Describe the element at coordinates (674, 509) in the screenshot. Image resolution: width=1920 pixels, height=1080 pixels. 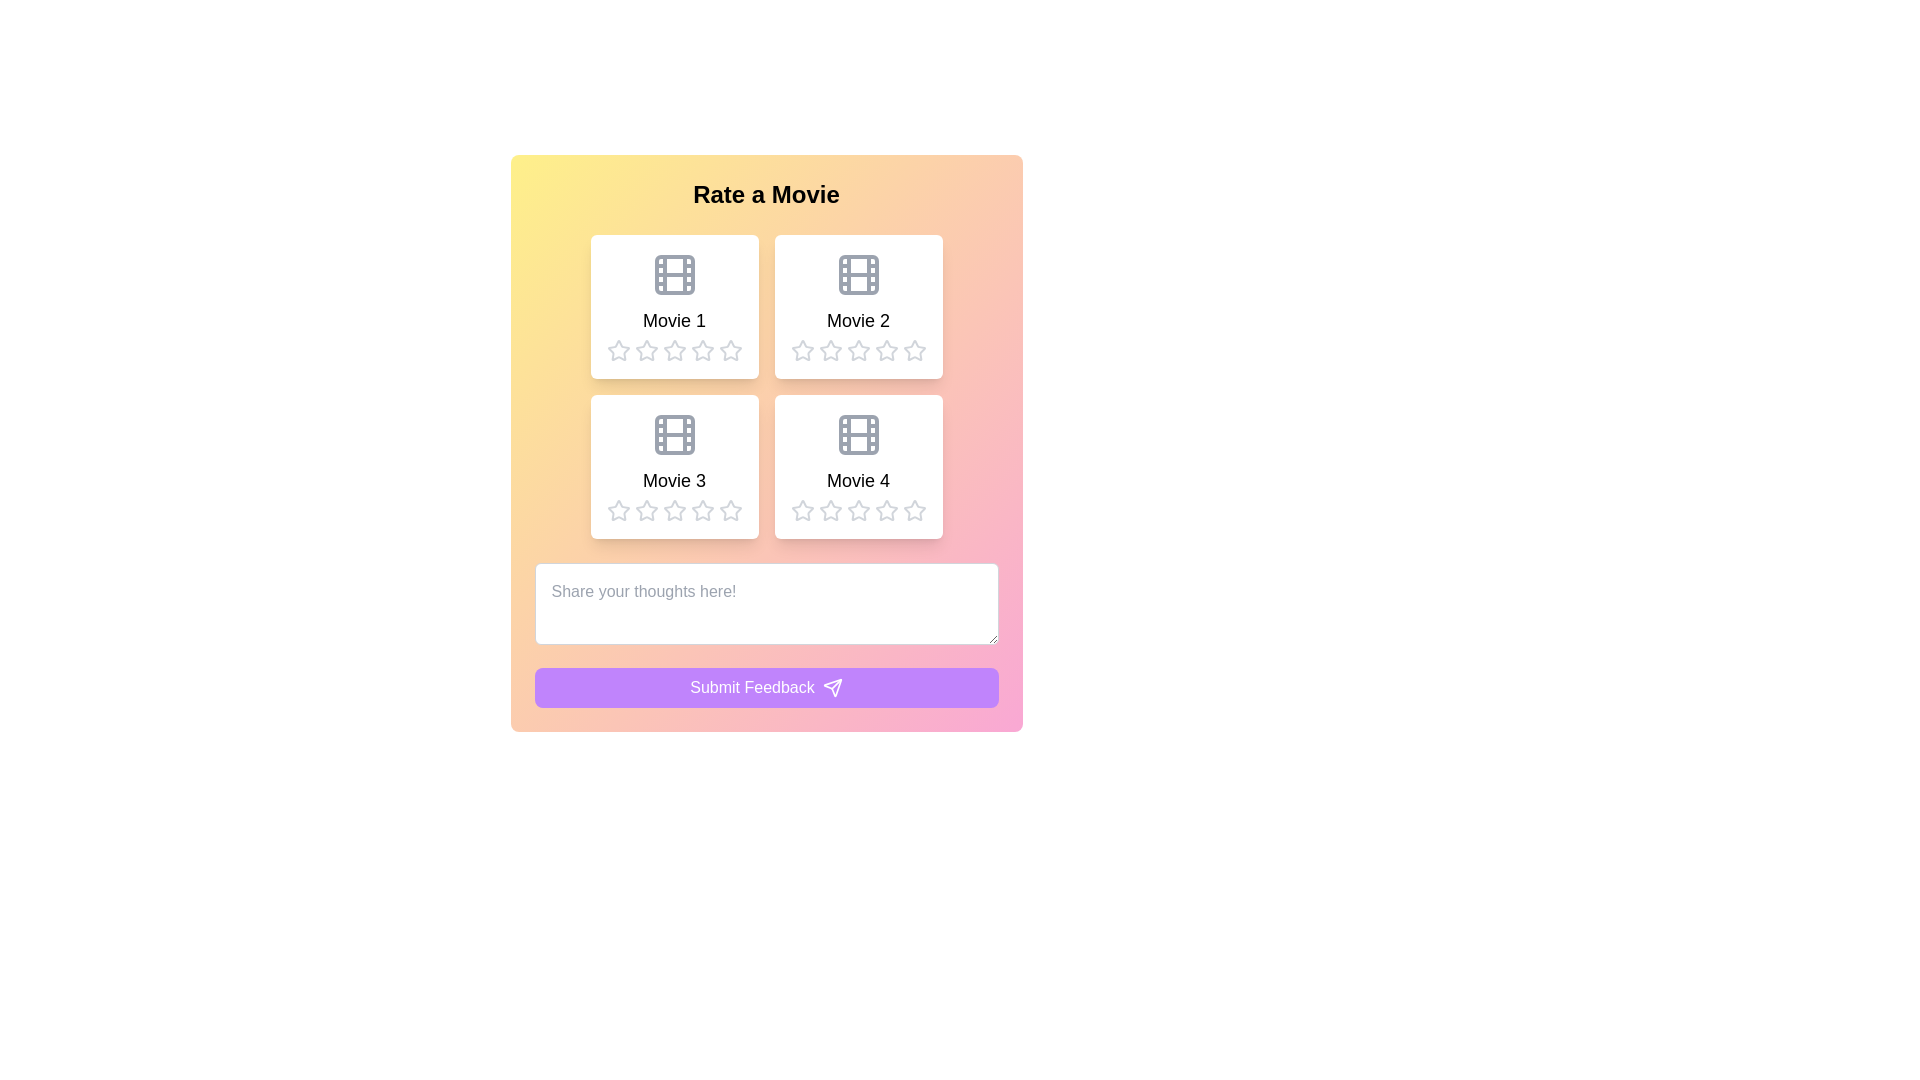
I see `the star in the Rating component for 'Movie 3'` at that location.